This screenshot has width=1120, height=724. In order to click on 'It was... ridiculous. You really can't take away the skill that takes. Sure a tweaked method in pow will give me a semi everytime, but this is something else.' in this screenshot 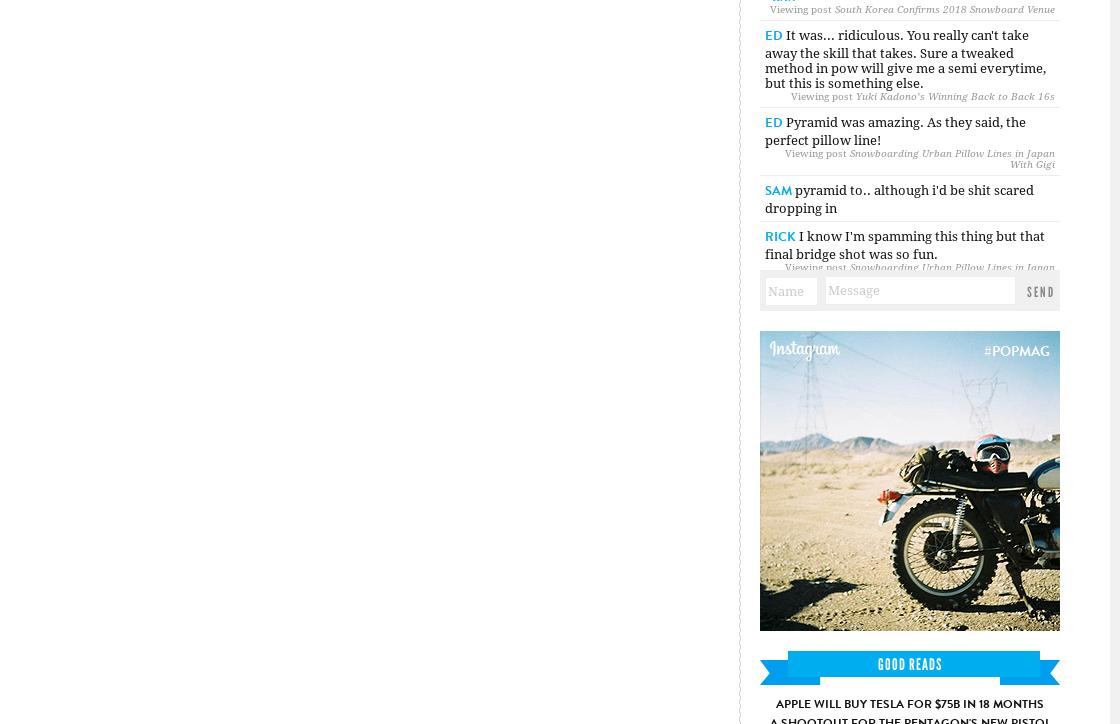, I will do `click(905, 59)`.